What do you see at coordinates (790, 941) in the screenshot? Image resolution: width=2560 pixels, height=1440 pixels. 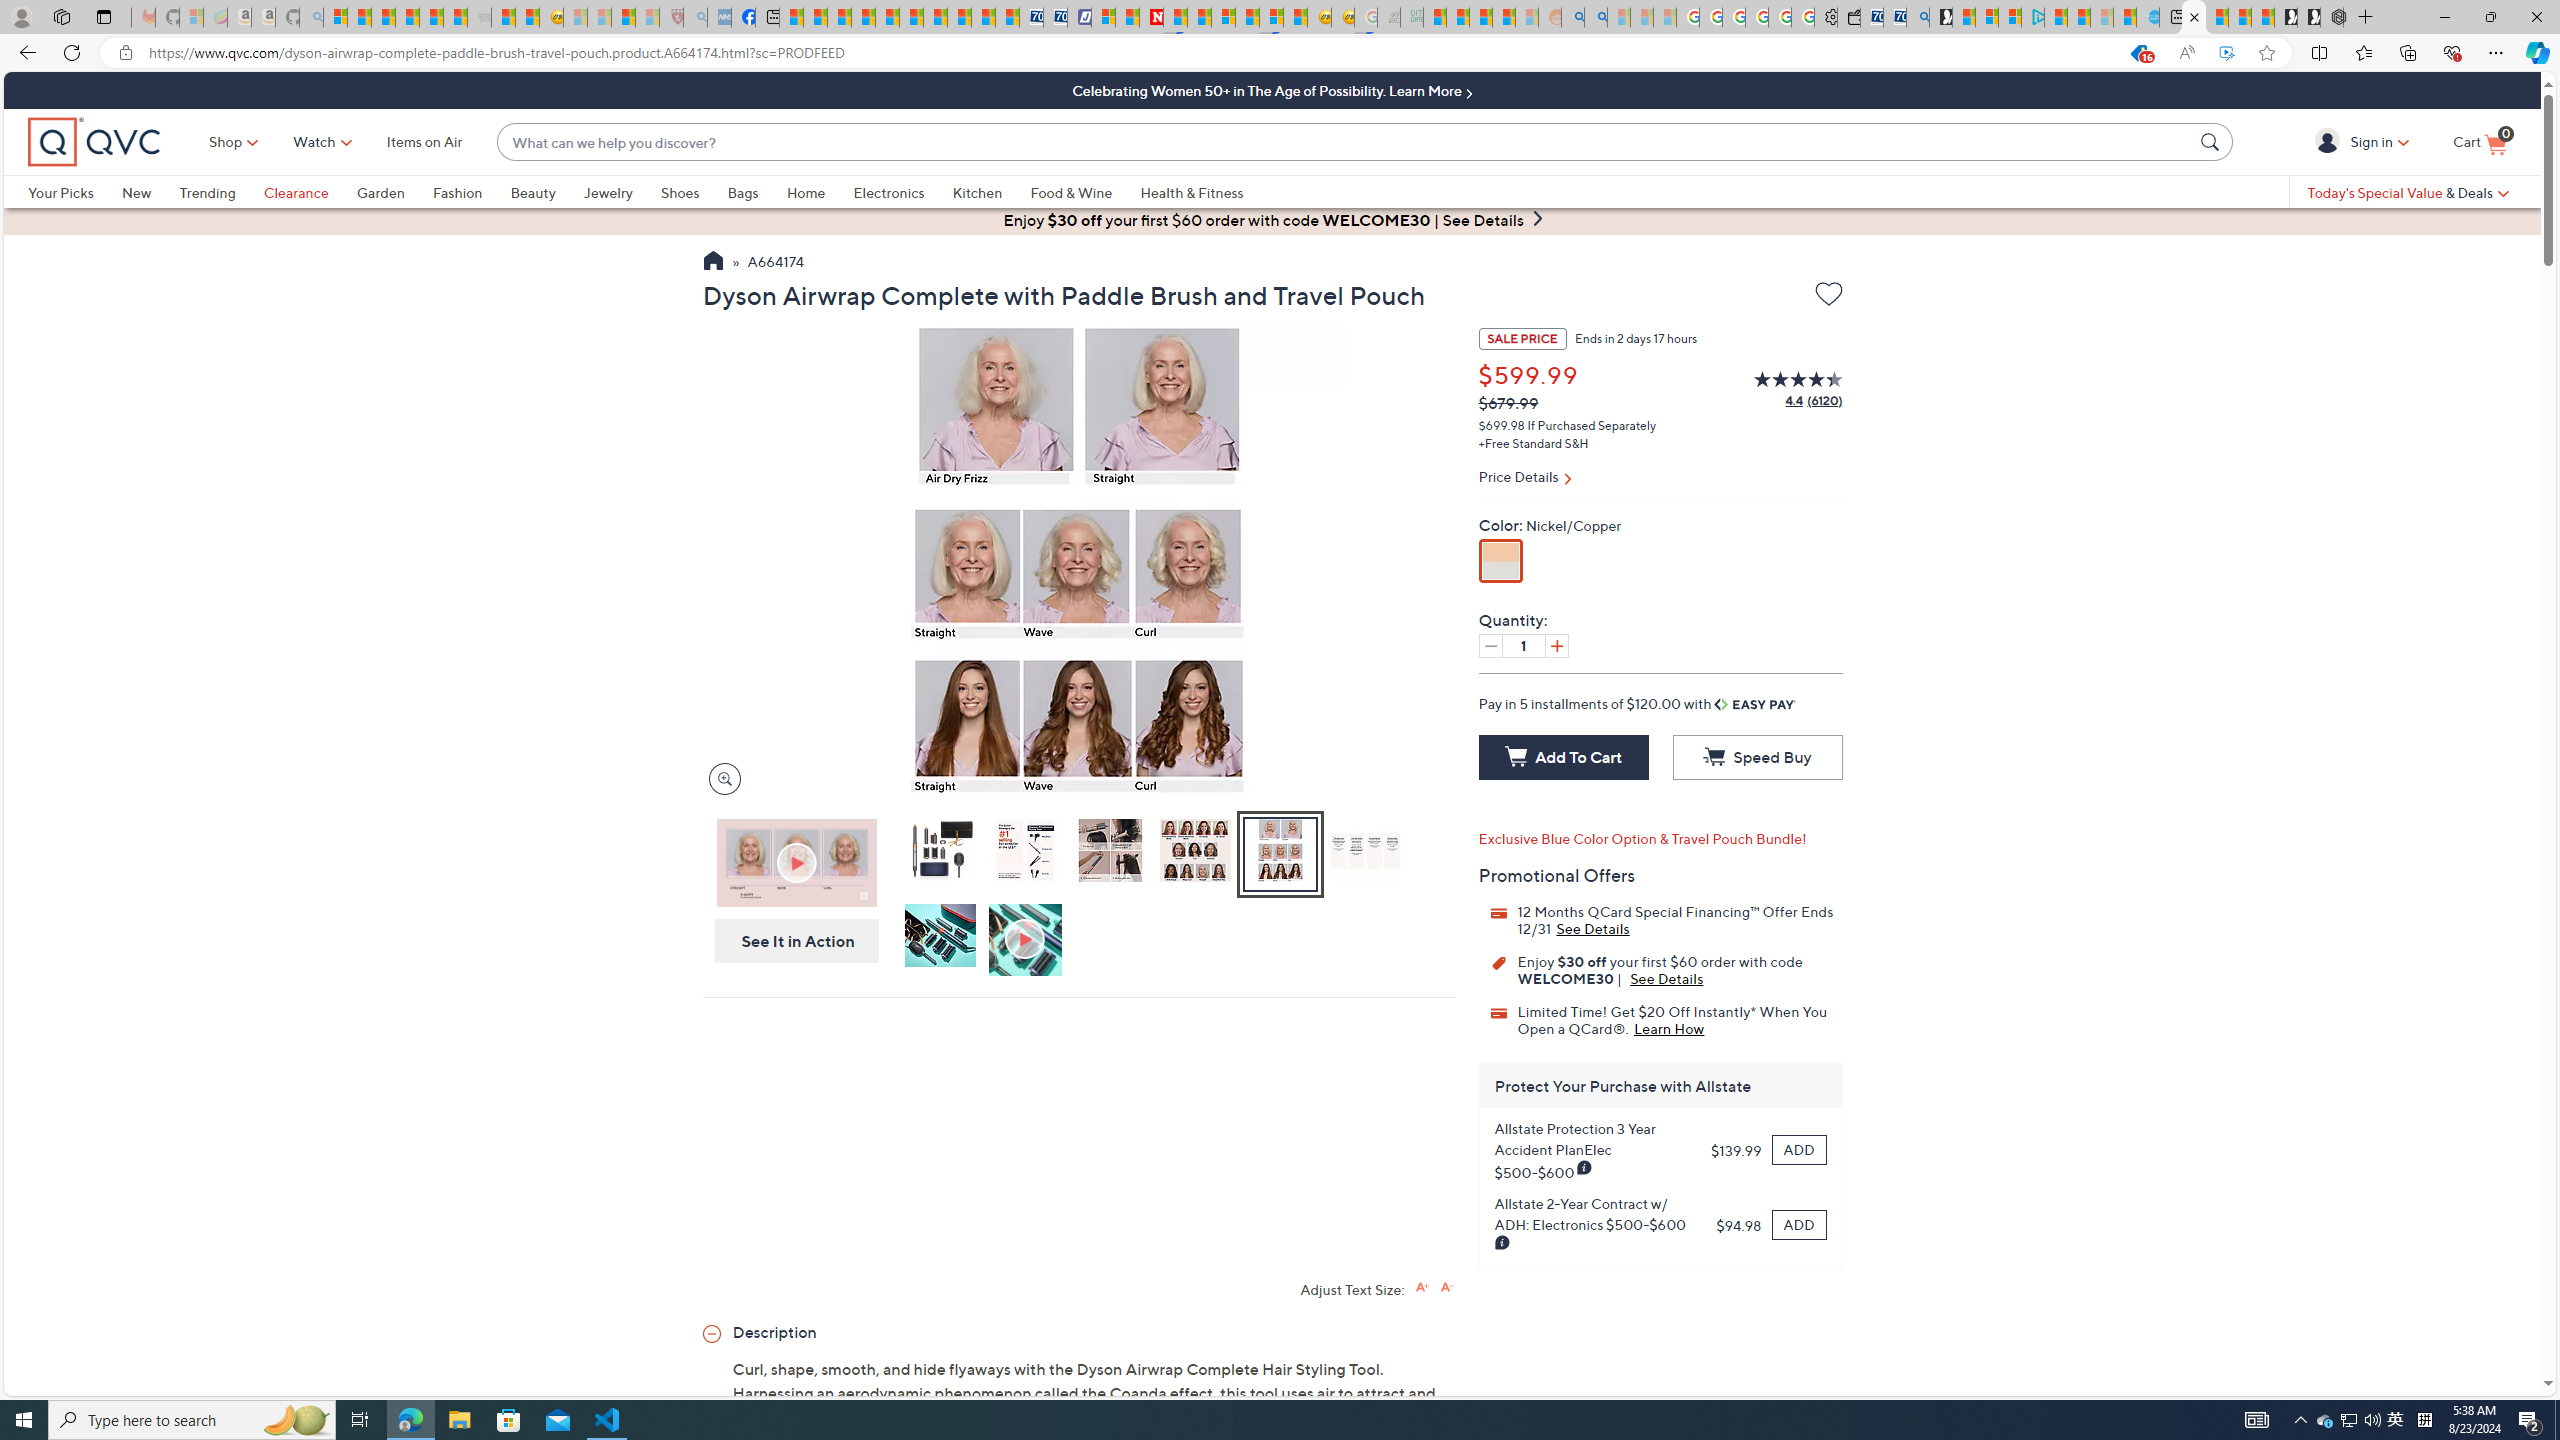 I see `'See It in Action'` at bounding box center [790, 941].